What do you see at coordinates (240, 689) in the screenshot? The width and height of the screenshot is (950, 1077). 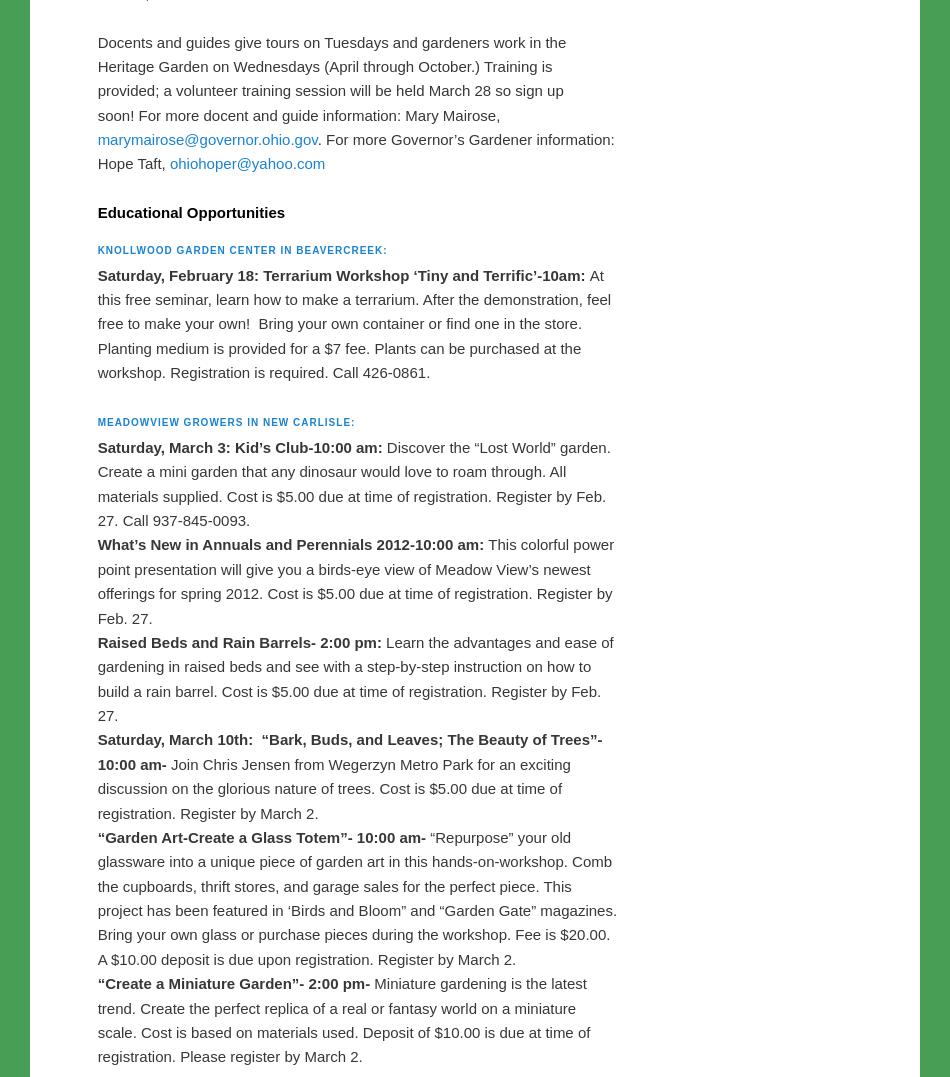 I see `'Raised Beds and Rain Barrels- 2:00 pm:'` at bounding box center [240, 689].